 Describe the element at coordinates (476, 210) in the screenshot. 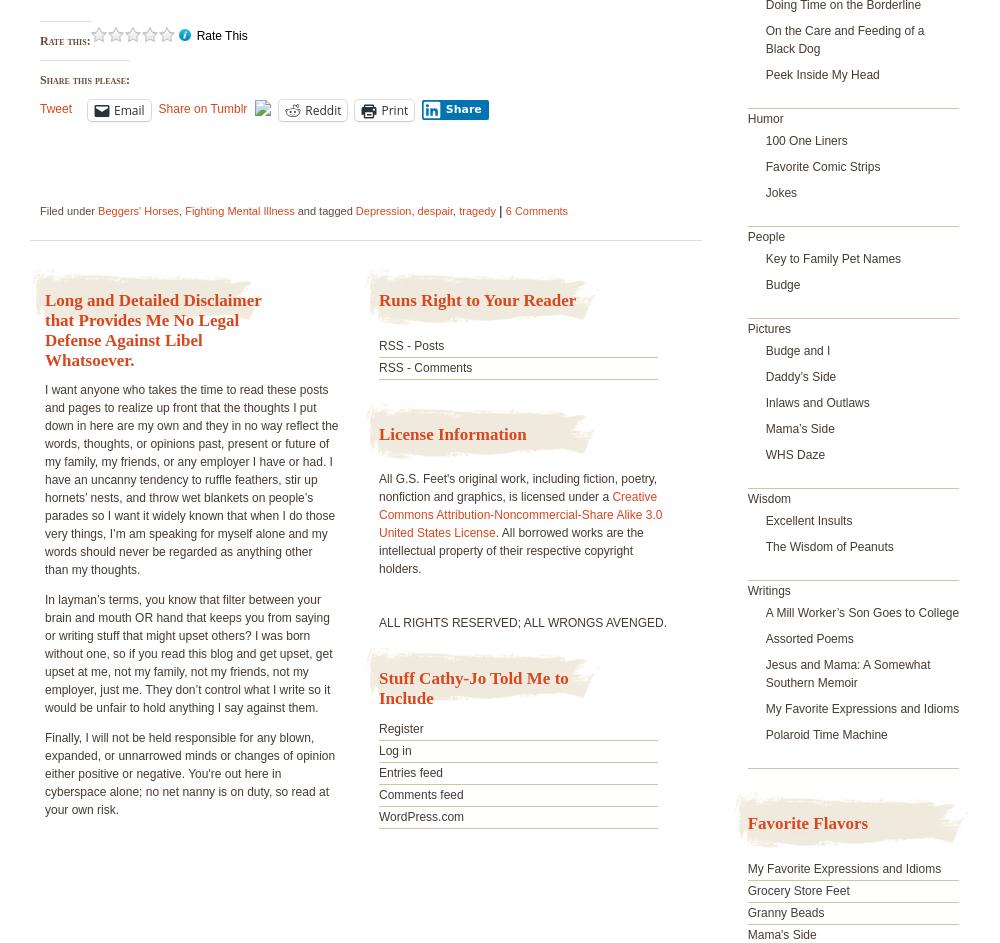

I see `'tragedy'` at that location.